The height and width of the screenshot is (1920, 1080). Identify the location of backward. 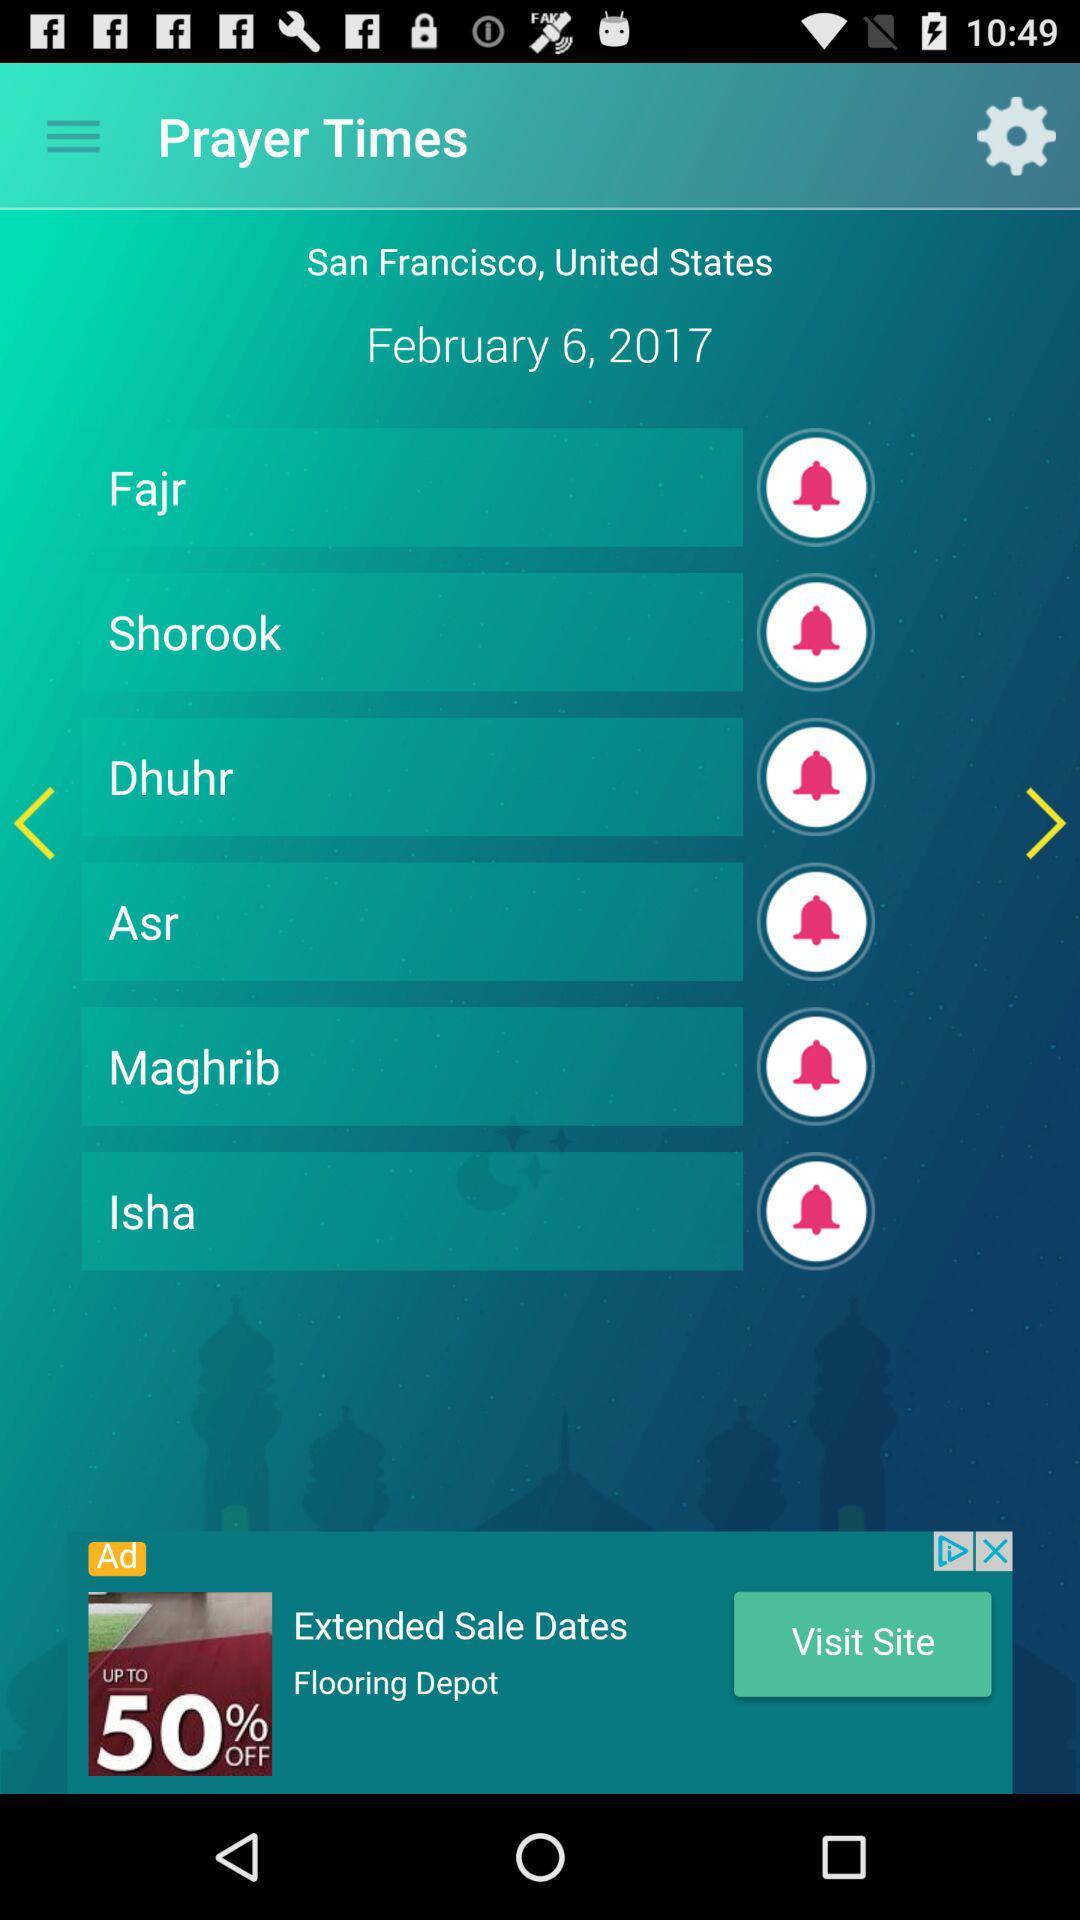
(34, 823).